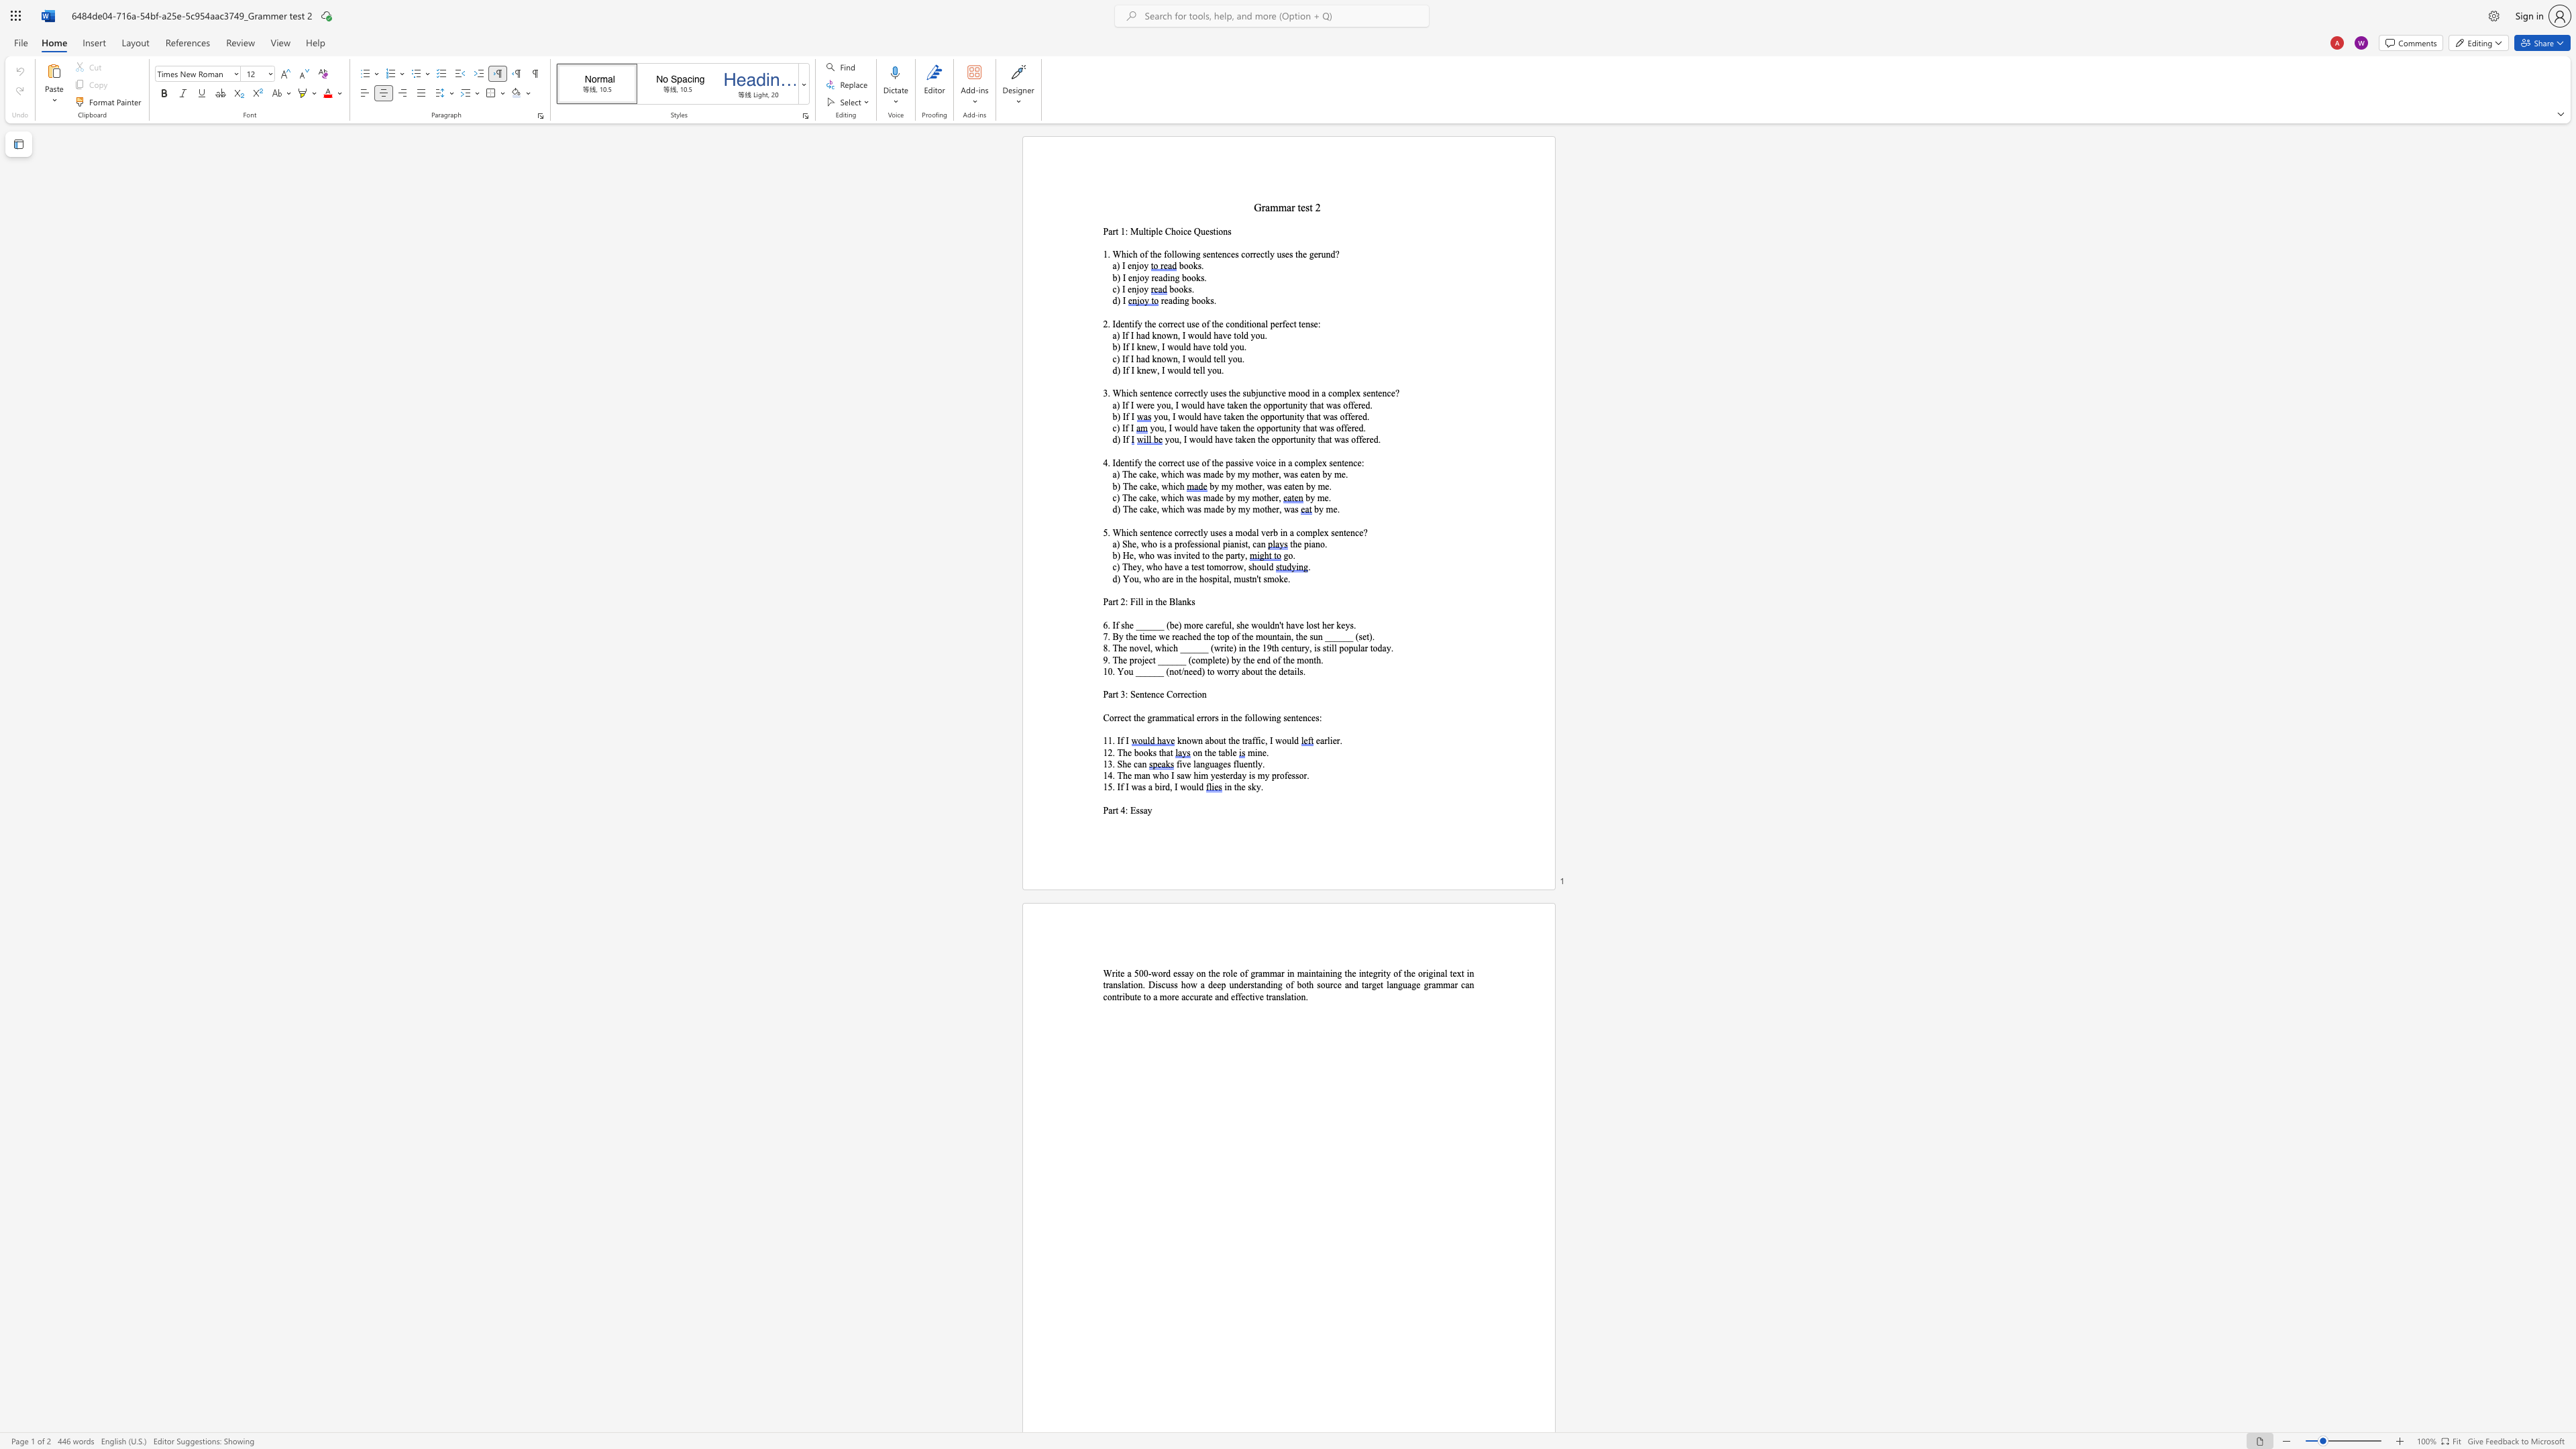 This screenshot has width=2576, height=1449. What do you see at coordinates (1308, 972) in the screenshot?
I see `the subset text "inta" within the text "maintaining"` at bounding box center [1308, 972].